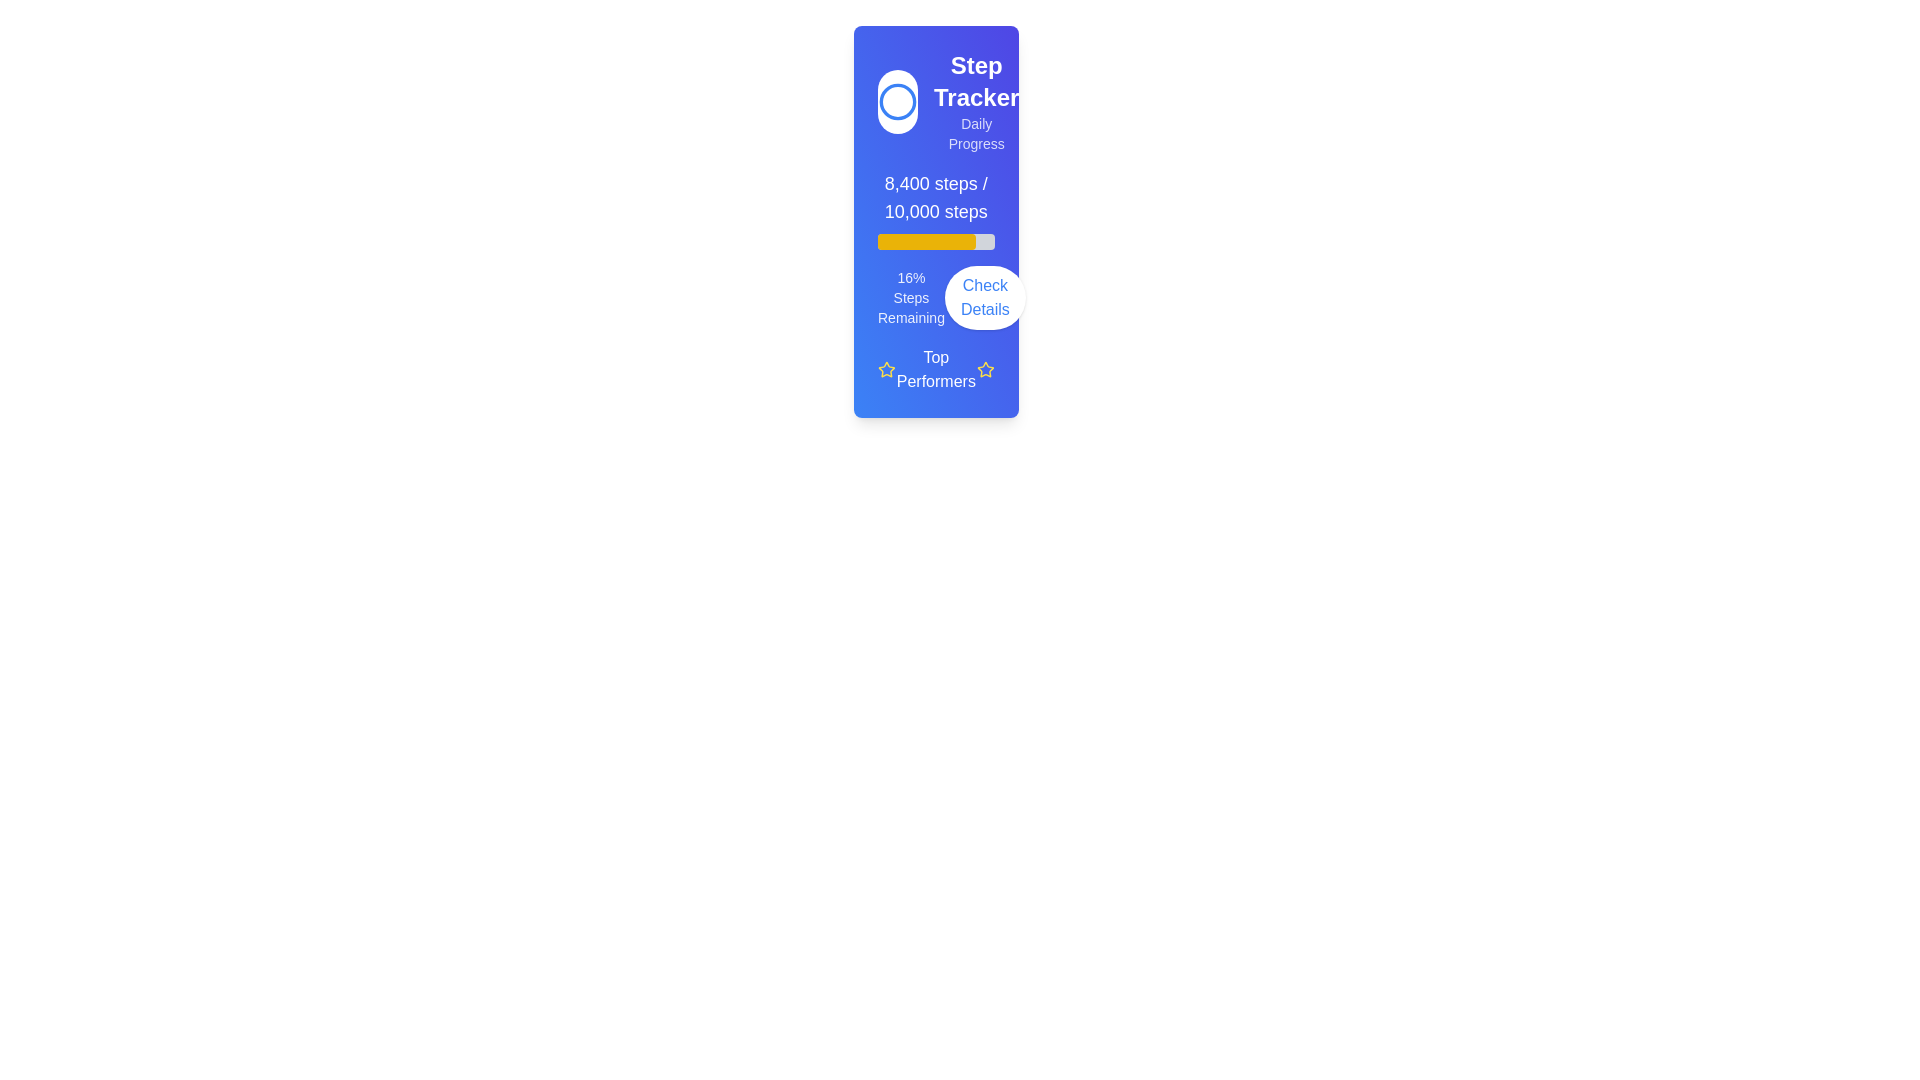 The height and width of the screenshot is (1080, 1920). I want to click on the circular icon with a blue outline that is located at the top of the card, above the 'Step Tracker' title, so click(896, 101).